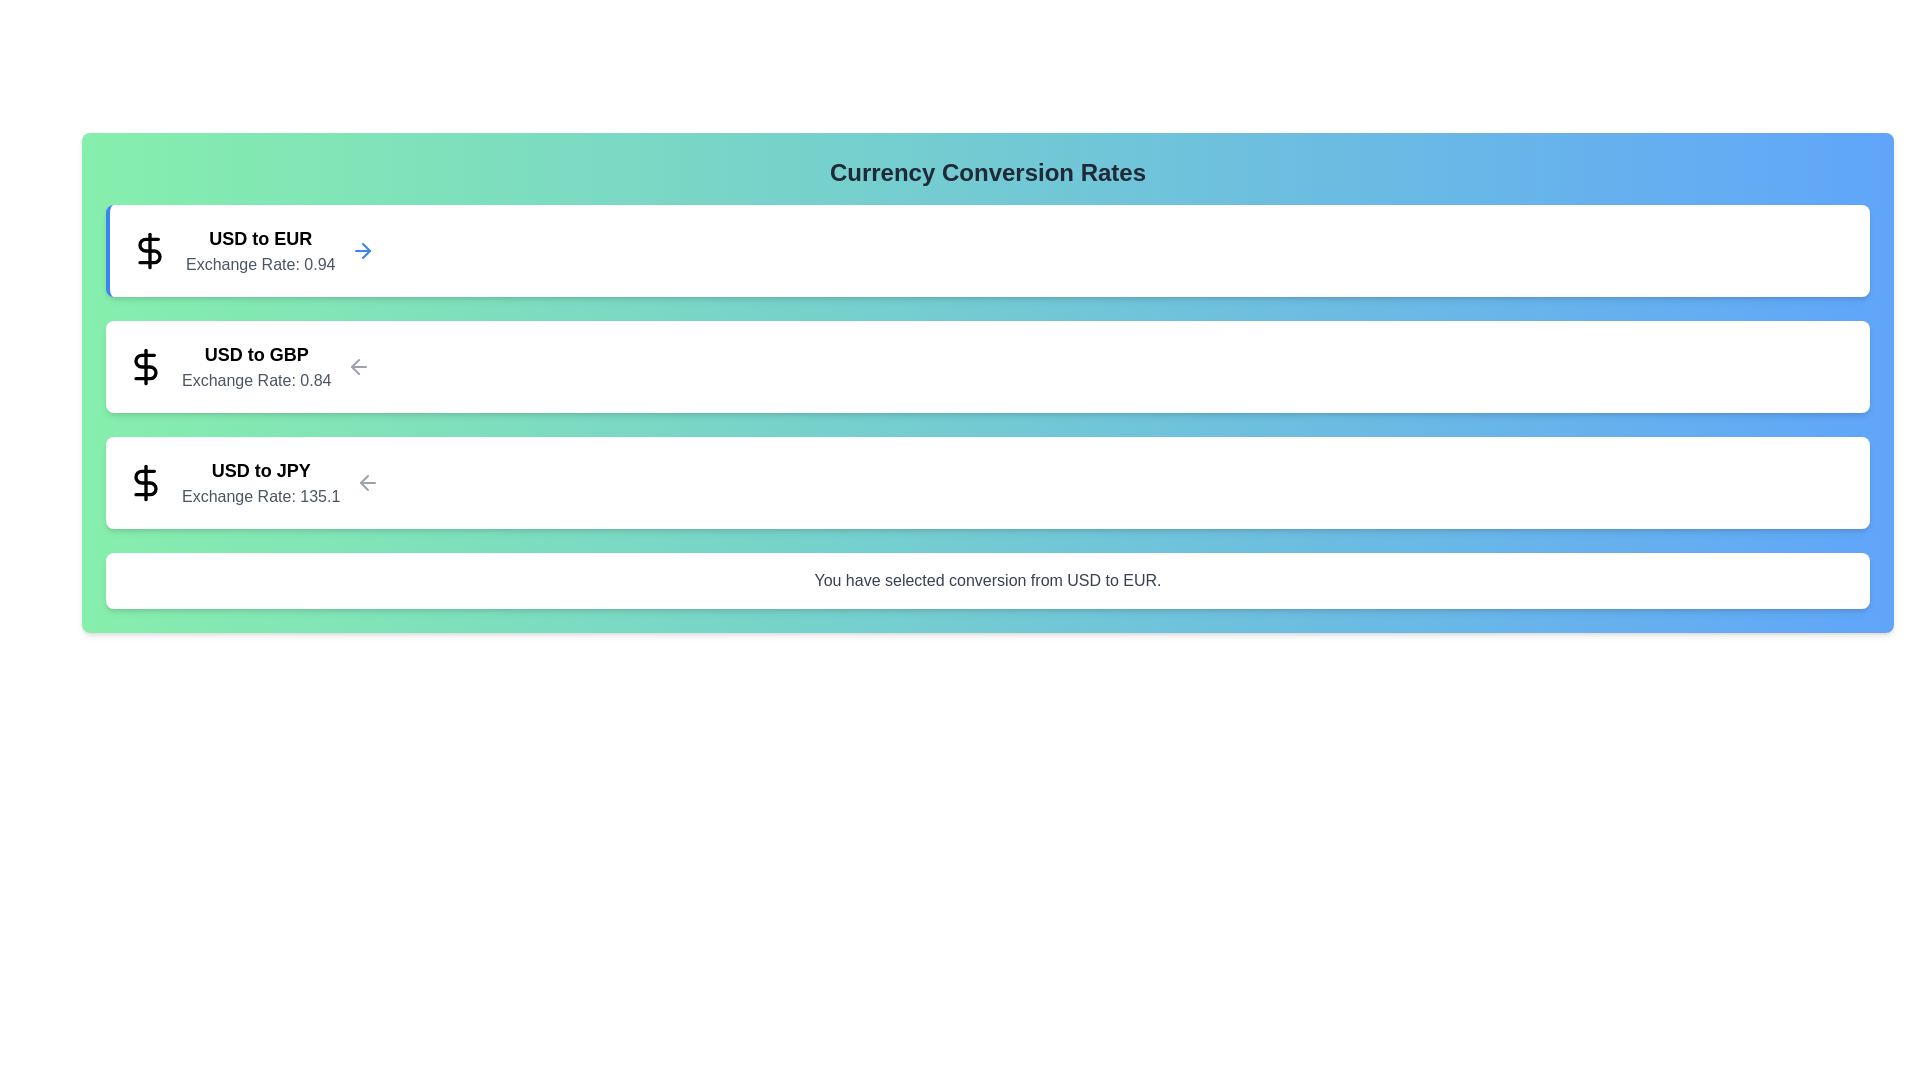 The height and width of the screenshot is (1080, 1920). What do you see at coordinates (368, 482) in the screenshot?
I see `the gray leftward-oriented SVG arrow icon indicating a backward action, located to the right of the 'USD to JPY' text and 'Exchange Rate: 135.1' in the currency conversion rates list` at bounding box center [368, 482].